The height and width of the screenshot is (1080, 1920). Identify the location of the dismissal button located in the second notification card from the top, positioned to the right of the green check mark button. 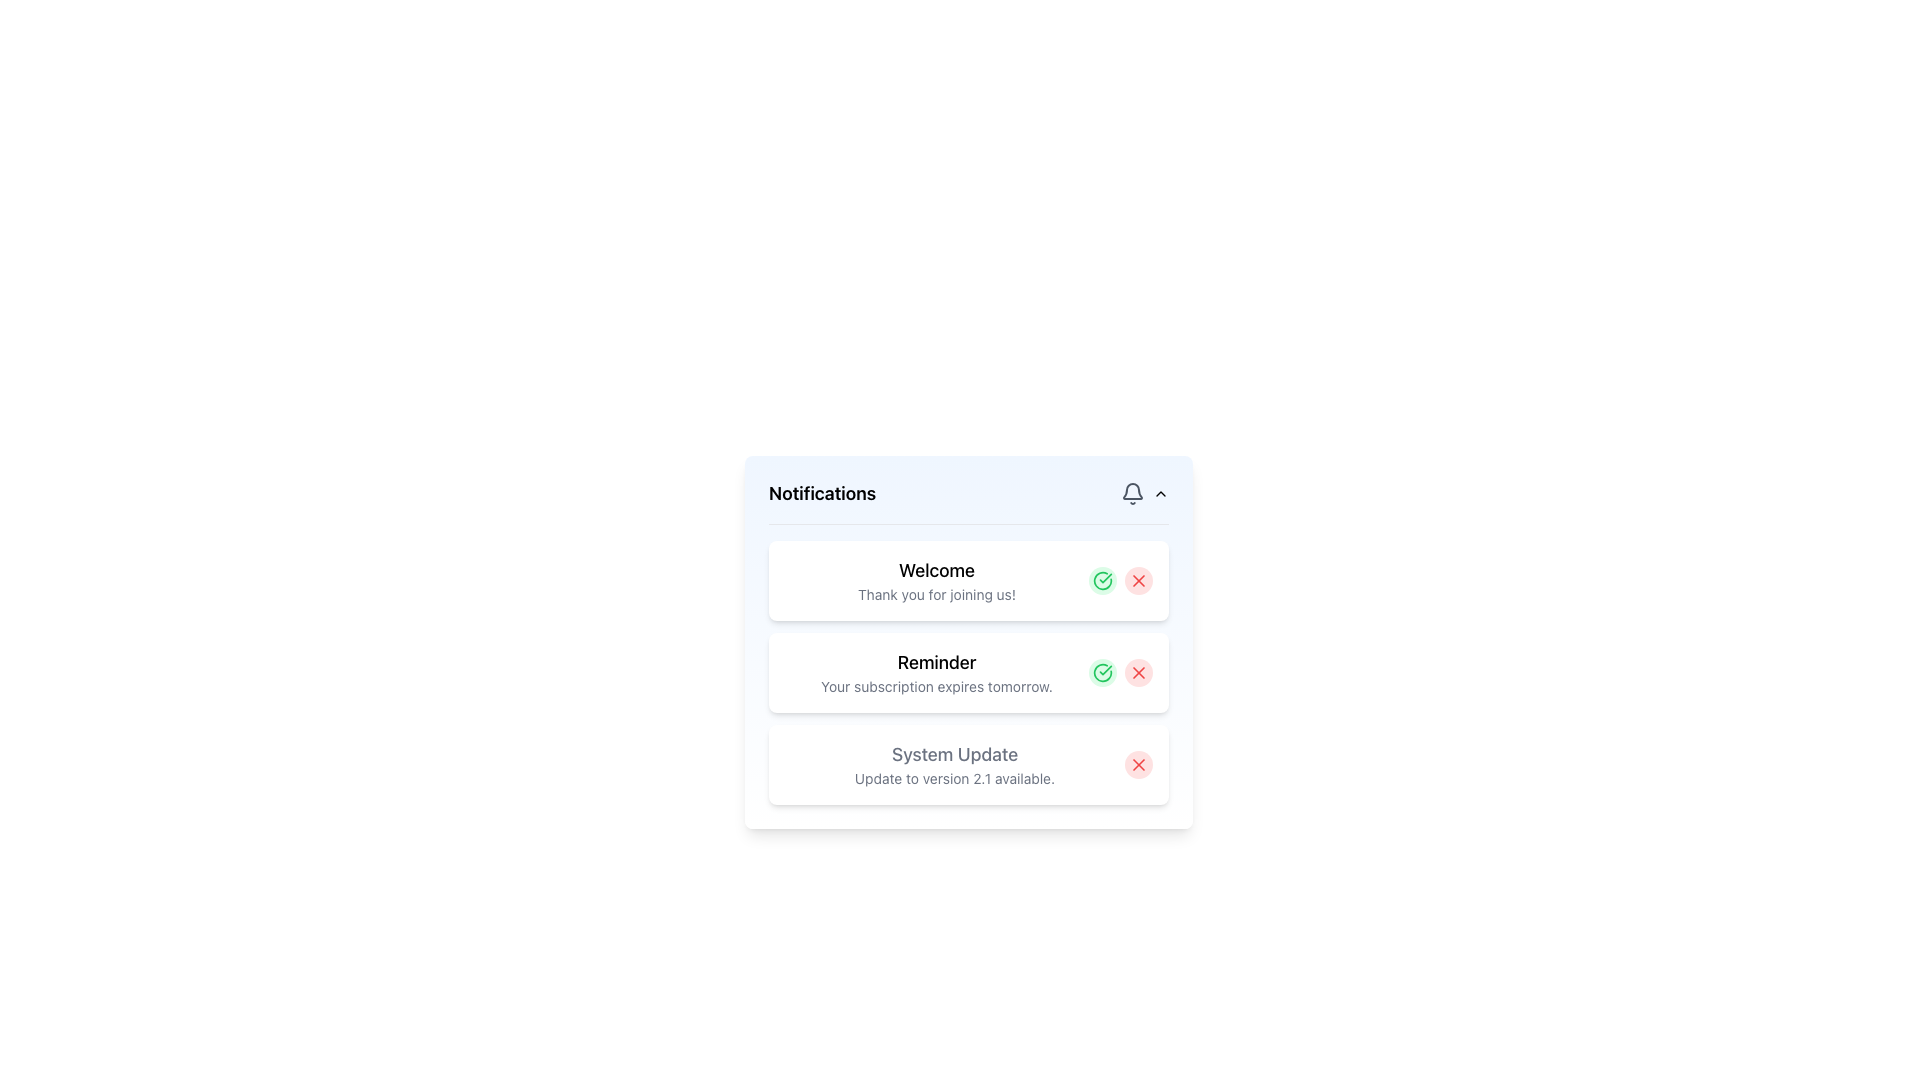
(1138, 672).